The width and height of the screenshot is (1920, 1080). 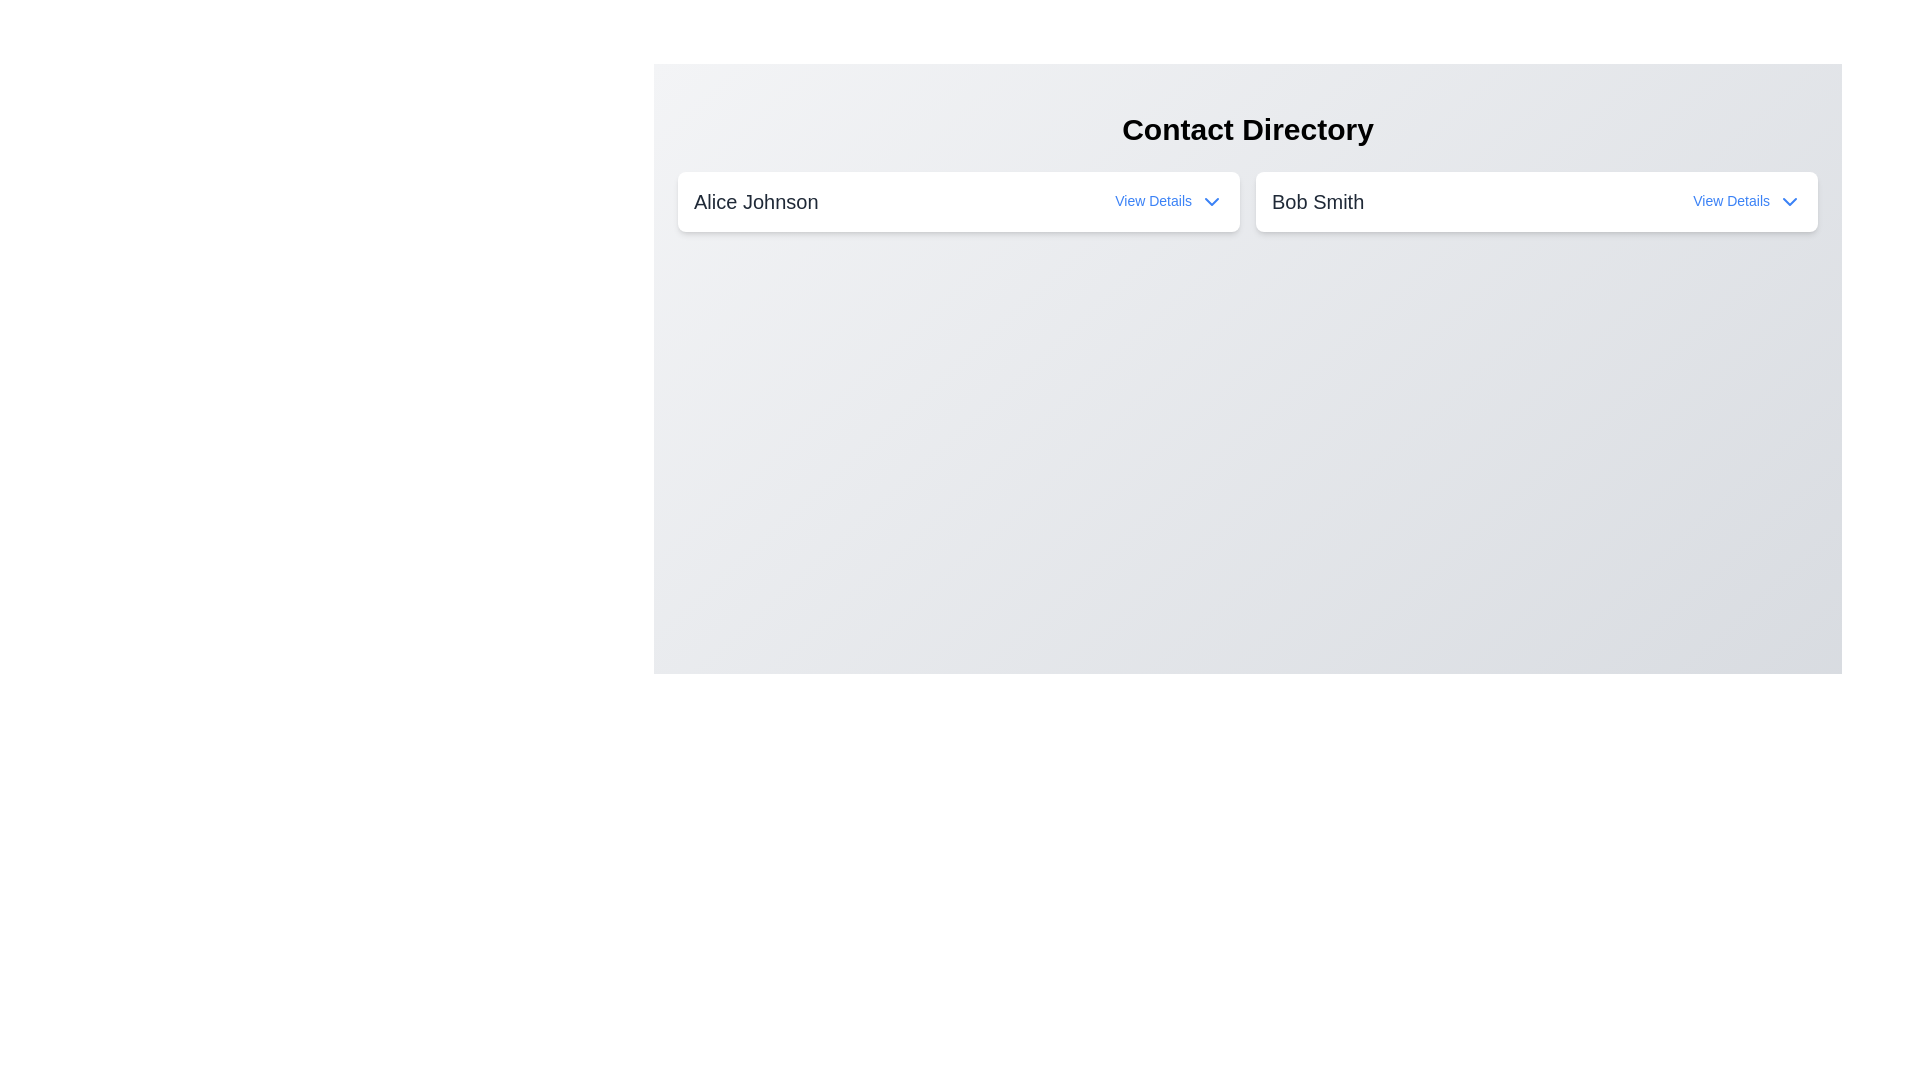 What do you see at coordinates (1169, 201) in the screenshot?
I see `the button associated with the 'Alice Johnson' entry` at bounding box center [1169, 201].